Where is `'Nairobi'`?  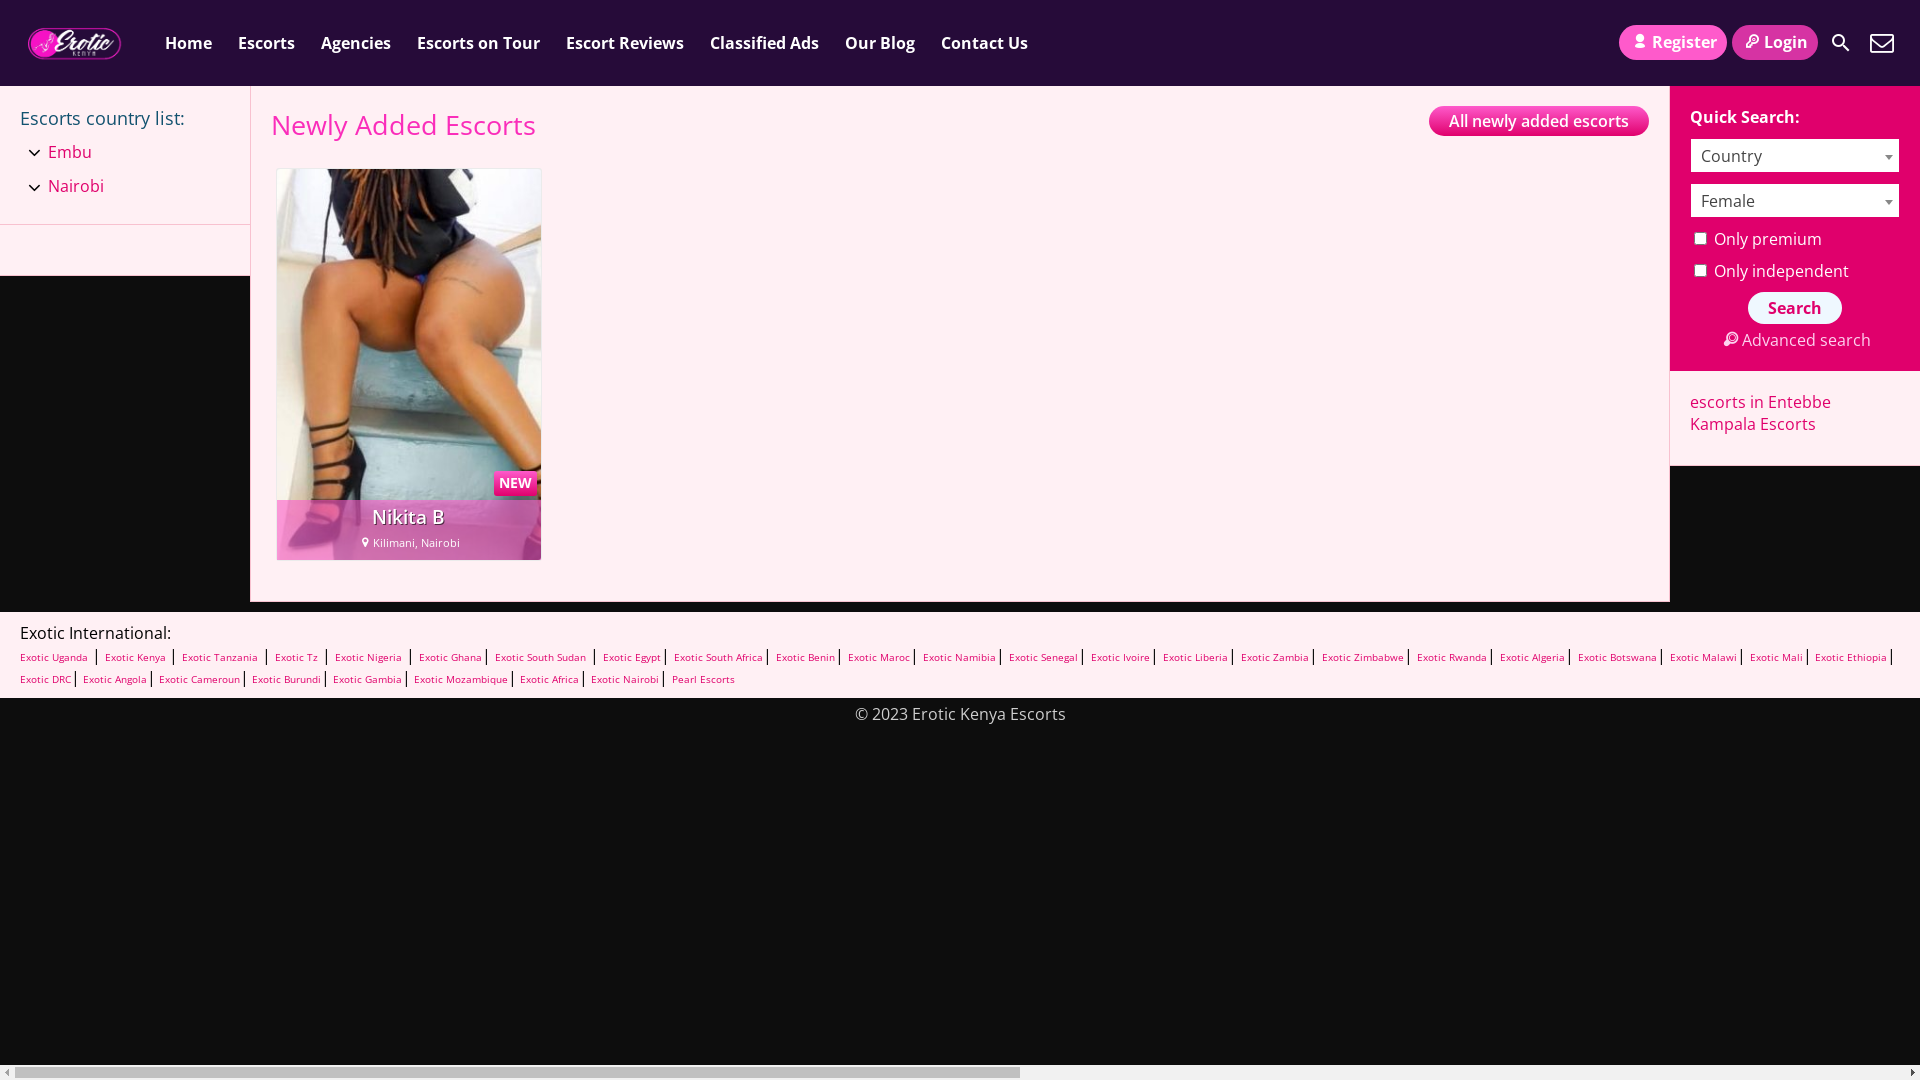
'Nairobi' is located at coordinates (76, 186).